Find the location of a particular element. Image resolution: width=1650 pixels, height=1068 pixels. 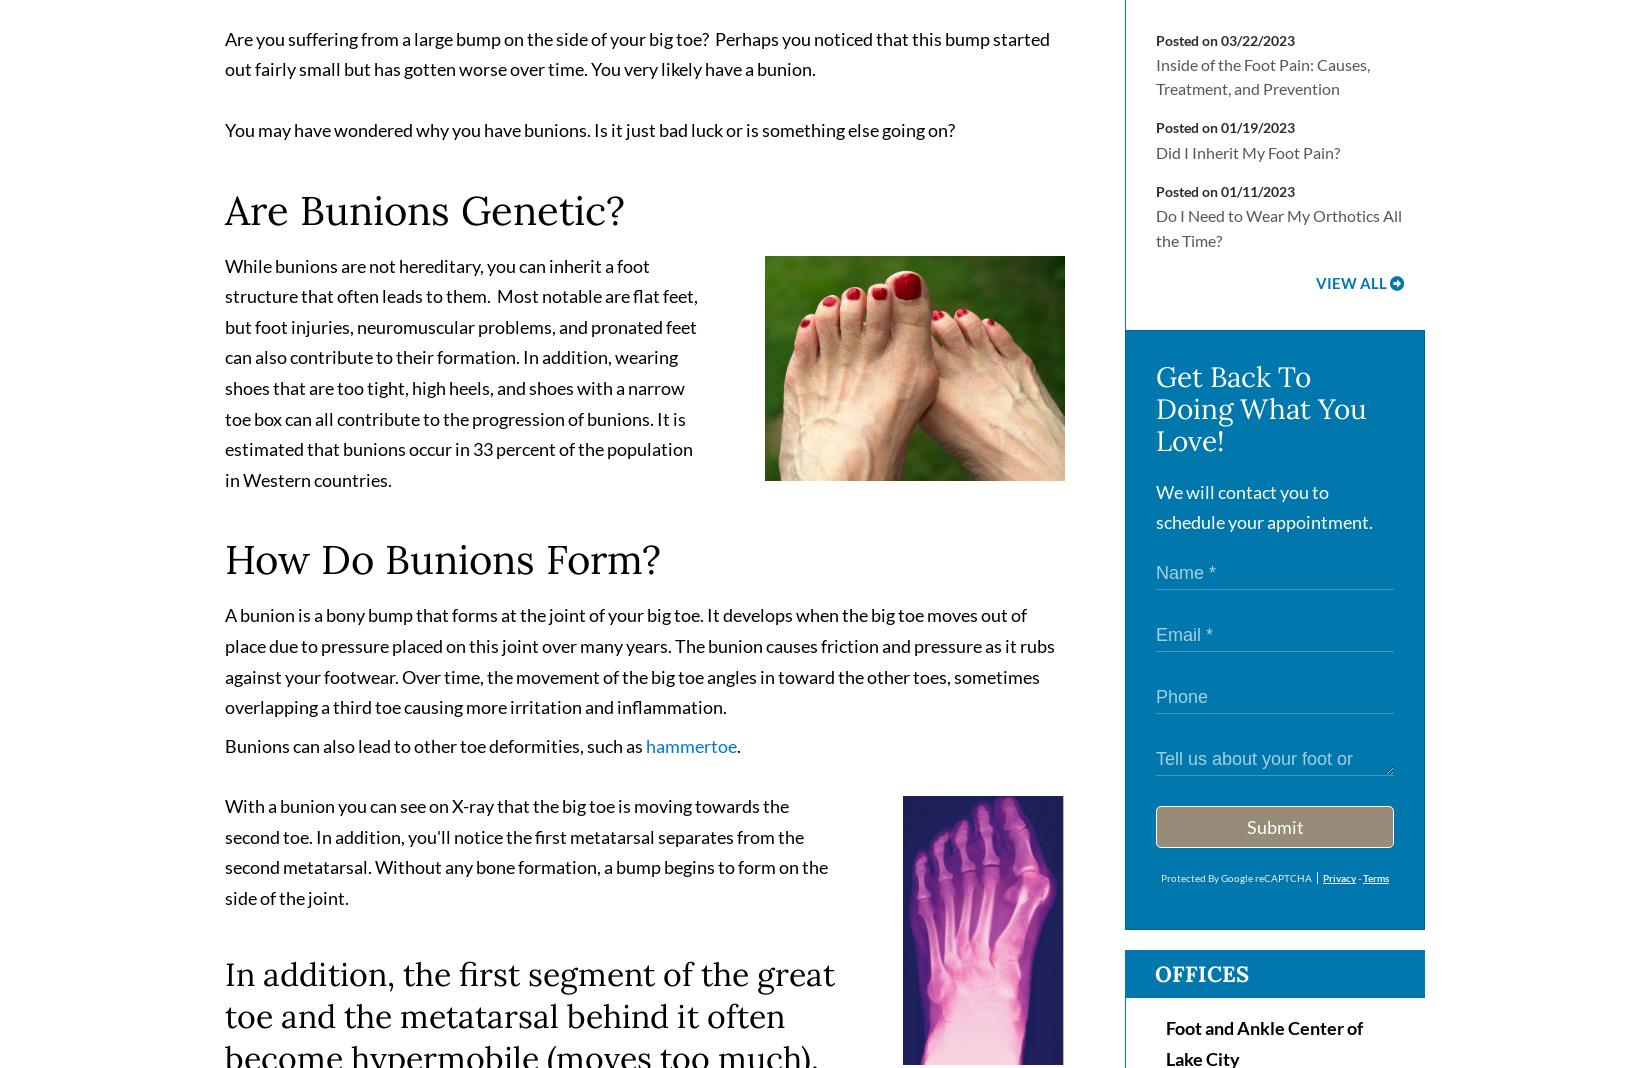

'Get Back To Doing What You Love!' is located at coordinates (1260, 416).